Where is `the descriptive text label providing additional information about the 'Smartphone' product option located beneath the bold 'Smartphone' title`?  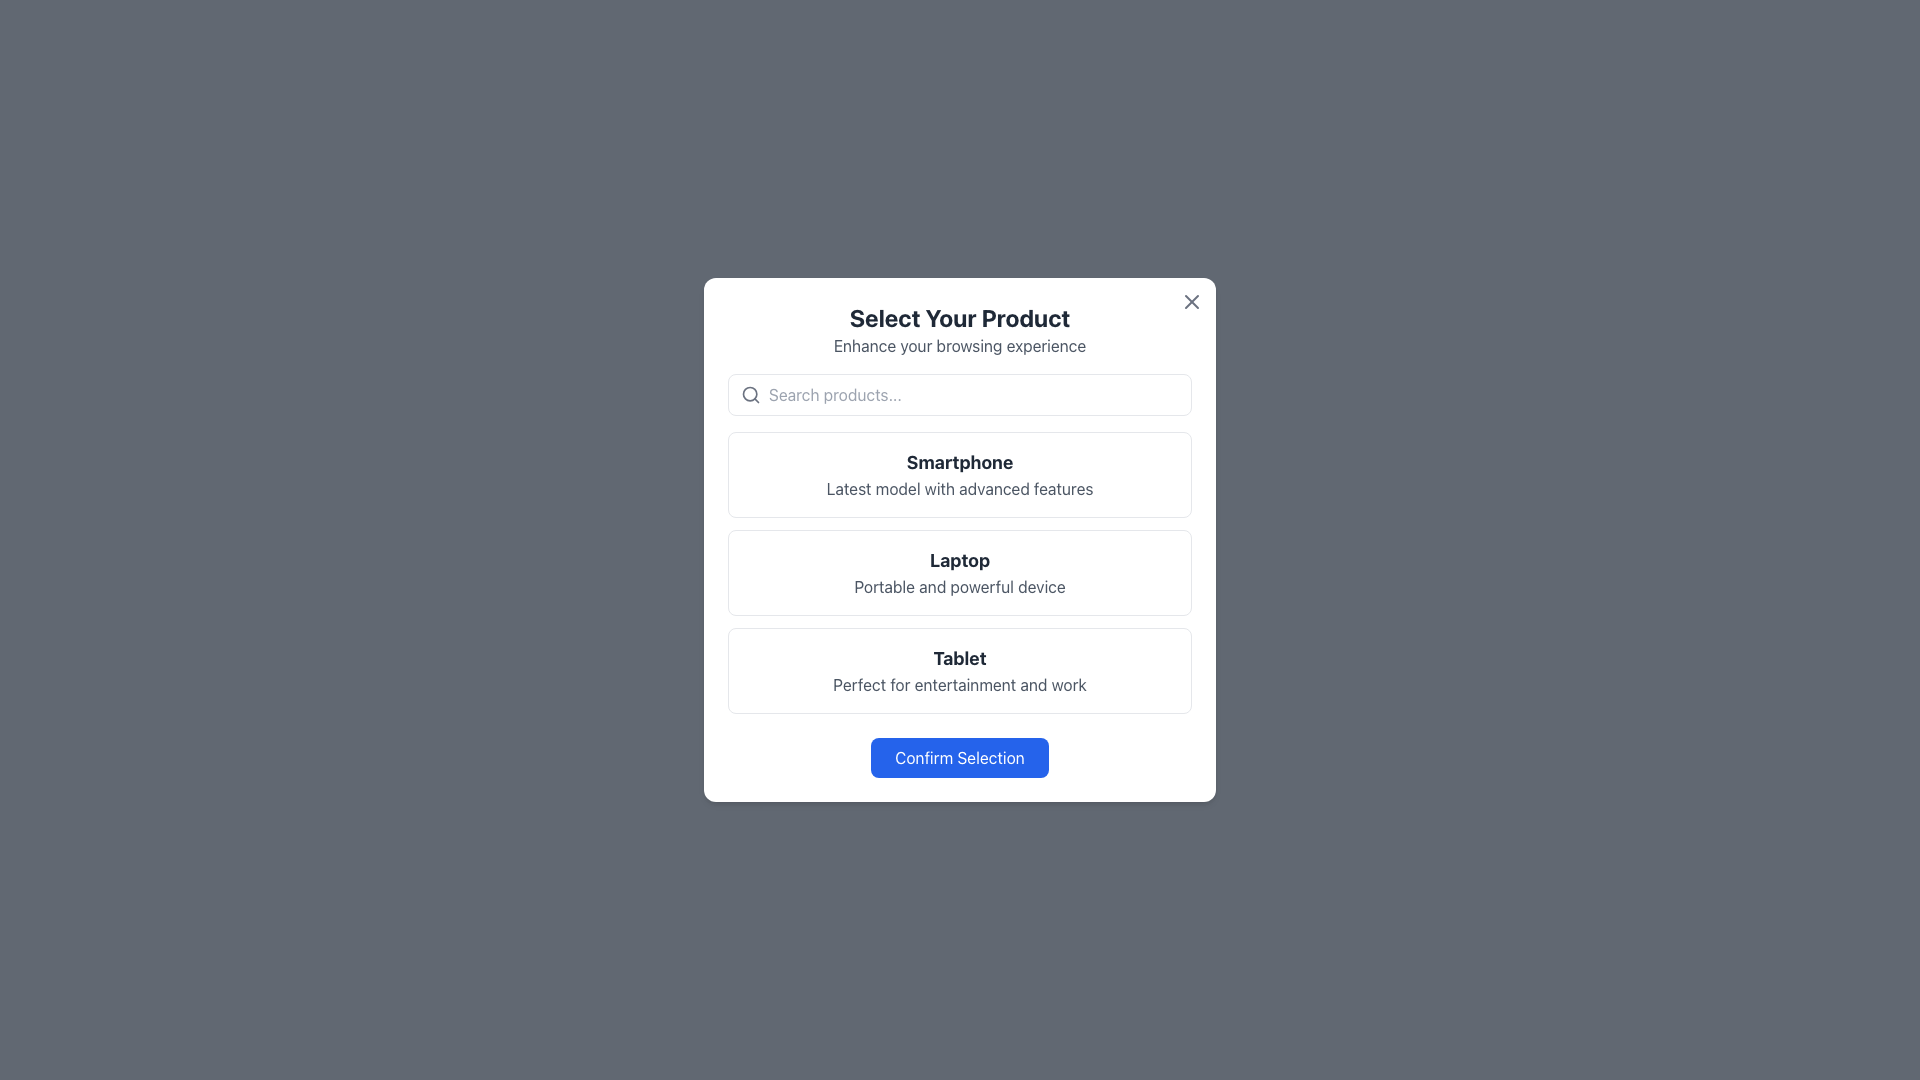
the descriptive text label providing additional information about the 'Smartphone' product option located beneath the bold 'Smartphone' title is located at coordinates (960, 489).